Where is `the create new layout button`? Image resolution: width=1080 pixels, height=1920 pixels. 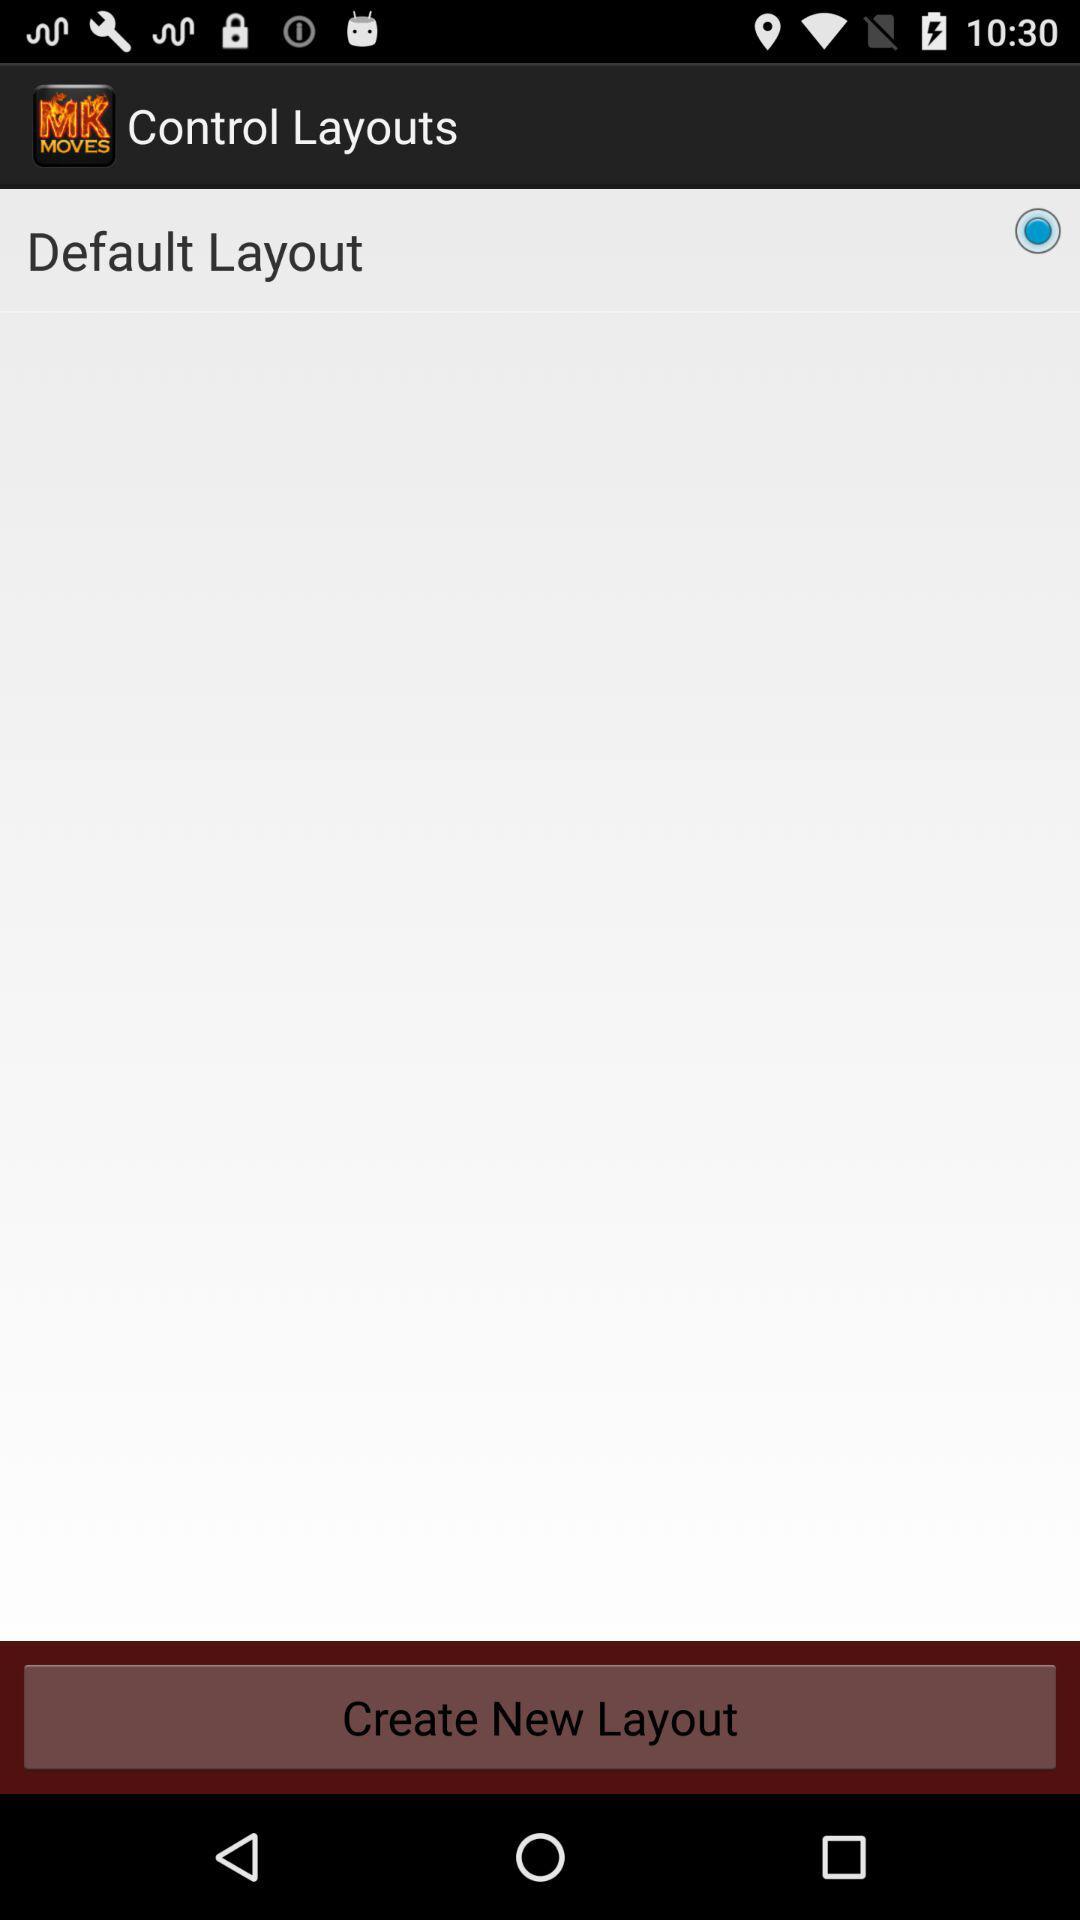 the create new layout button is located at coordinates (540, 1716).